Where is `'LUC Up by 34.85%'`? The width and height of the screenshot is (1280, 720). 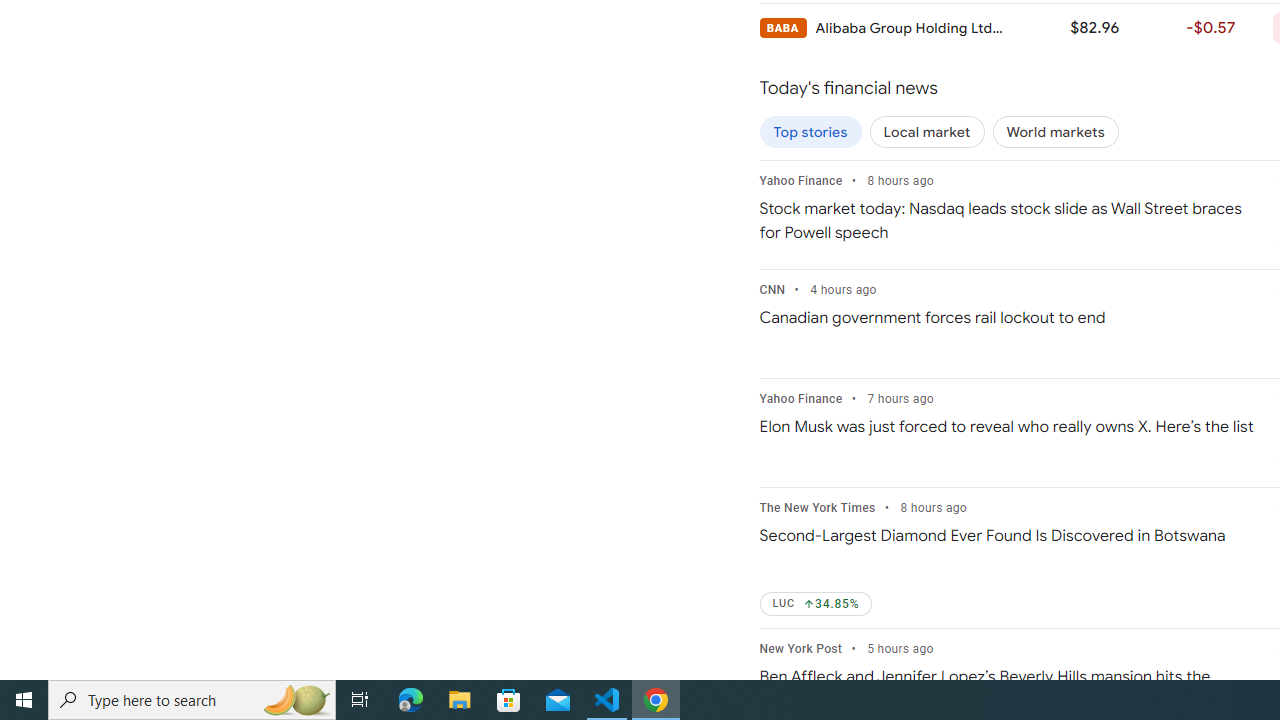
'LUC Up by 34.85%' is located at coordinates (816, 603).